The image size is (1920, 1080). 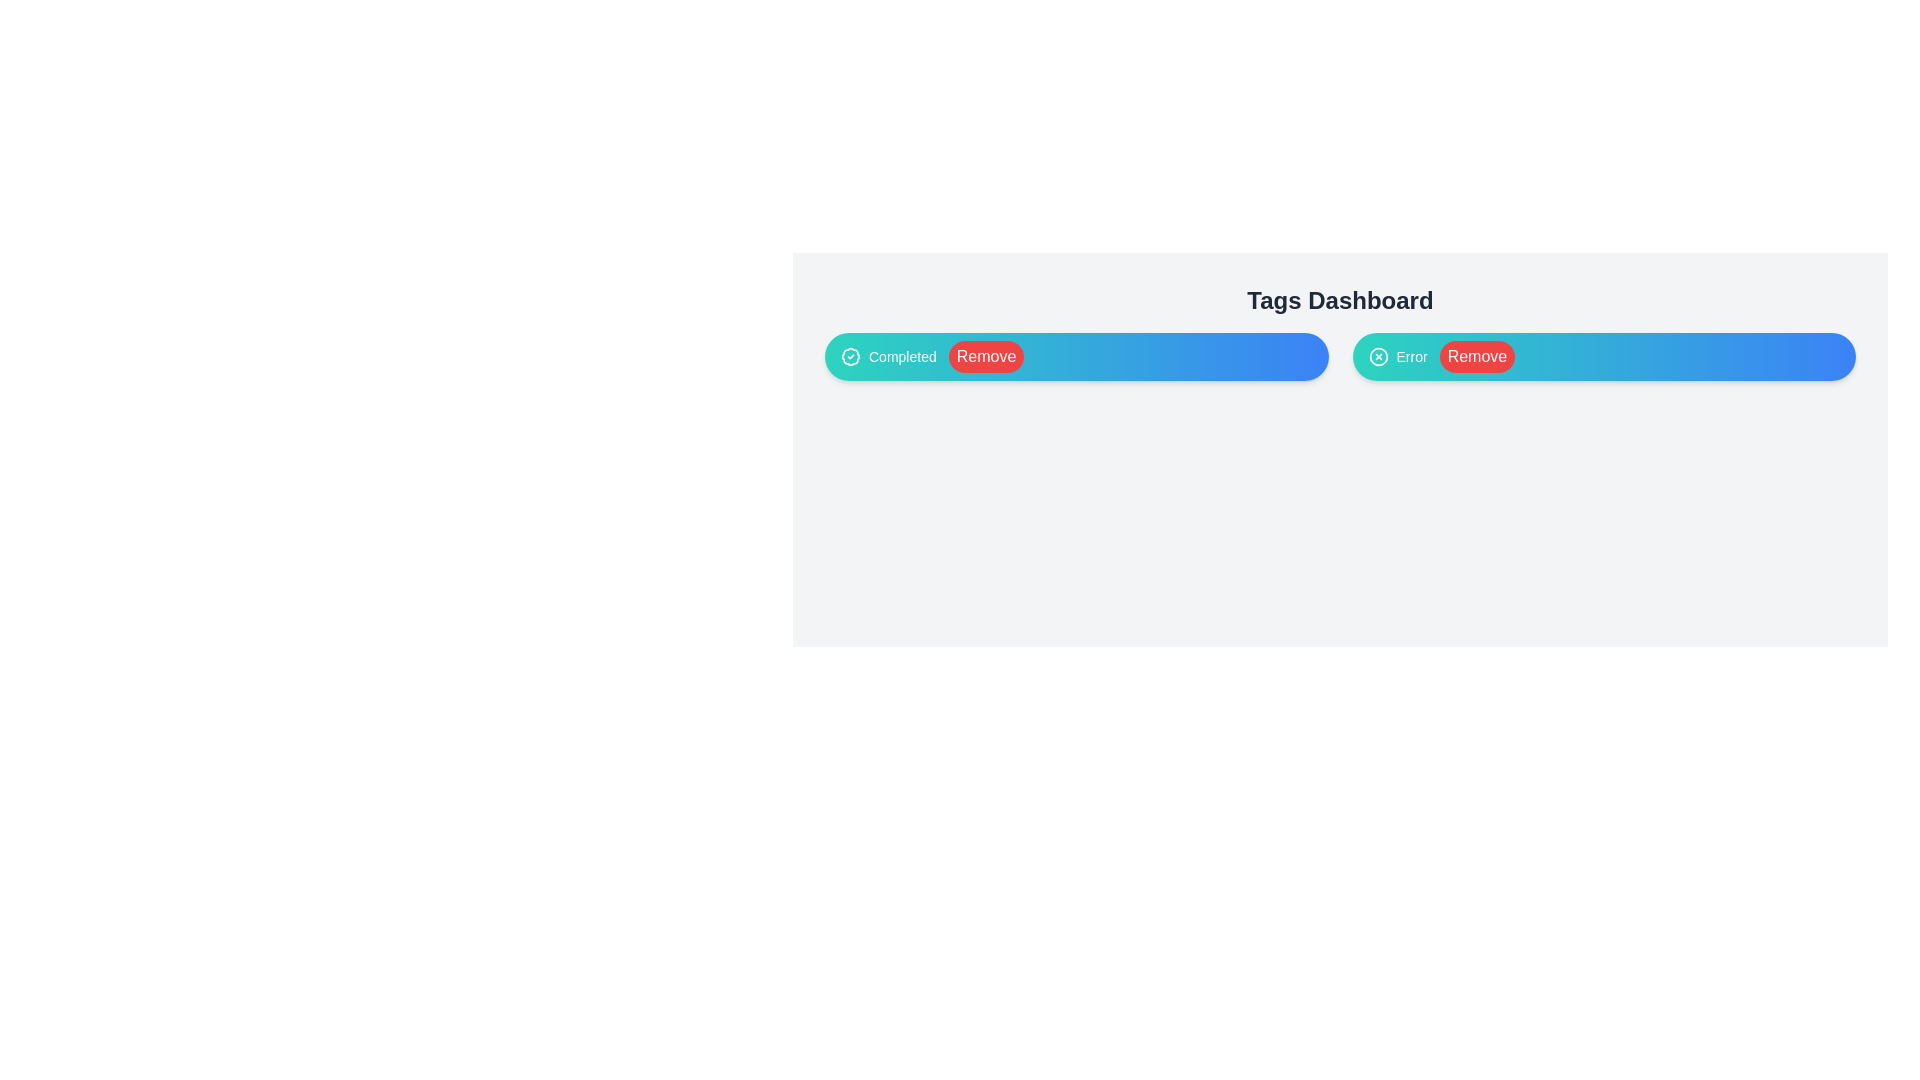 I want to click on the 'Remove' button for the Completed tag, so click(x=986, y=356).